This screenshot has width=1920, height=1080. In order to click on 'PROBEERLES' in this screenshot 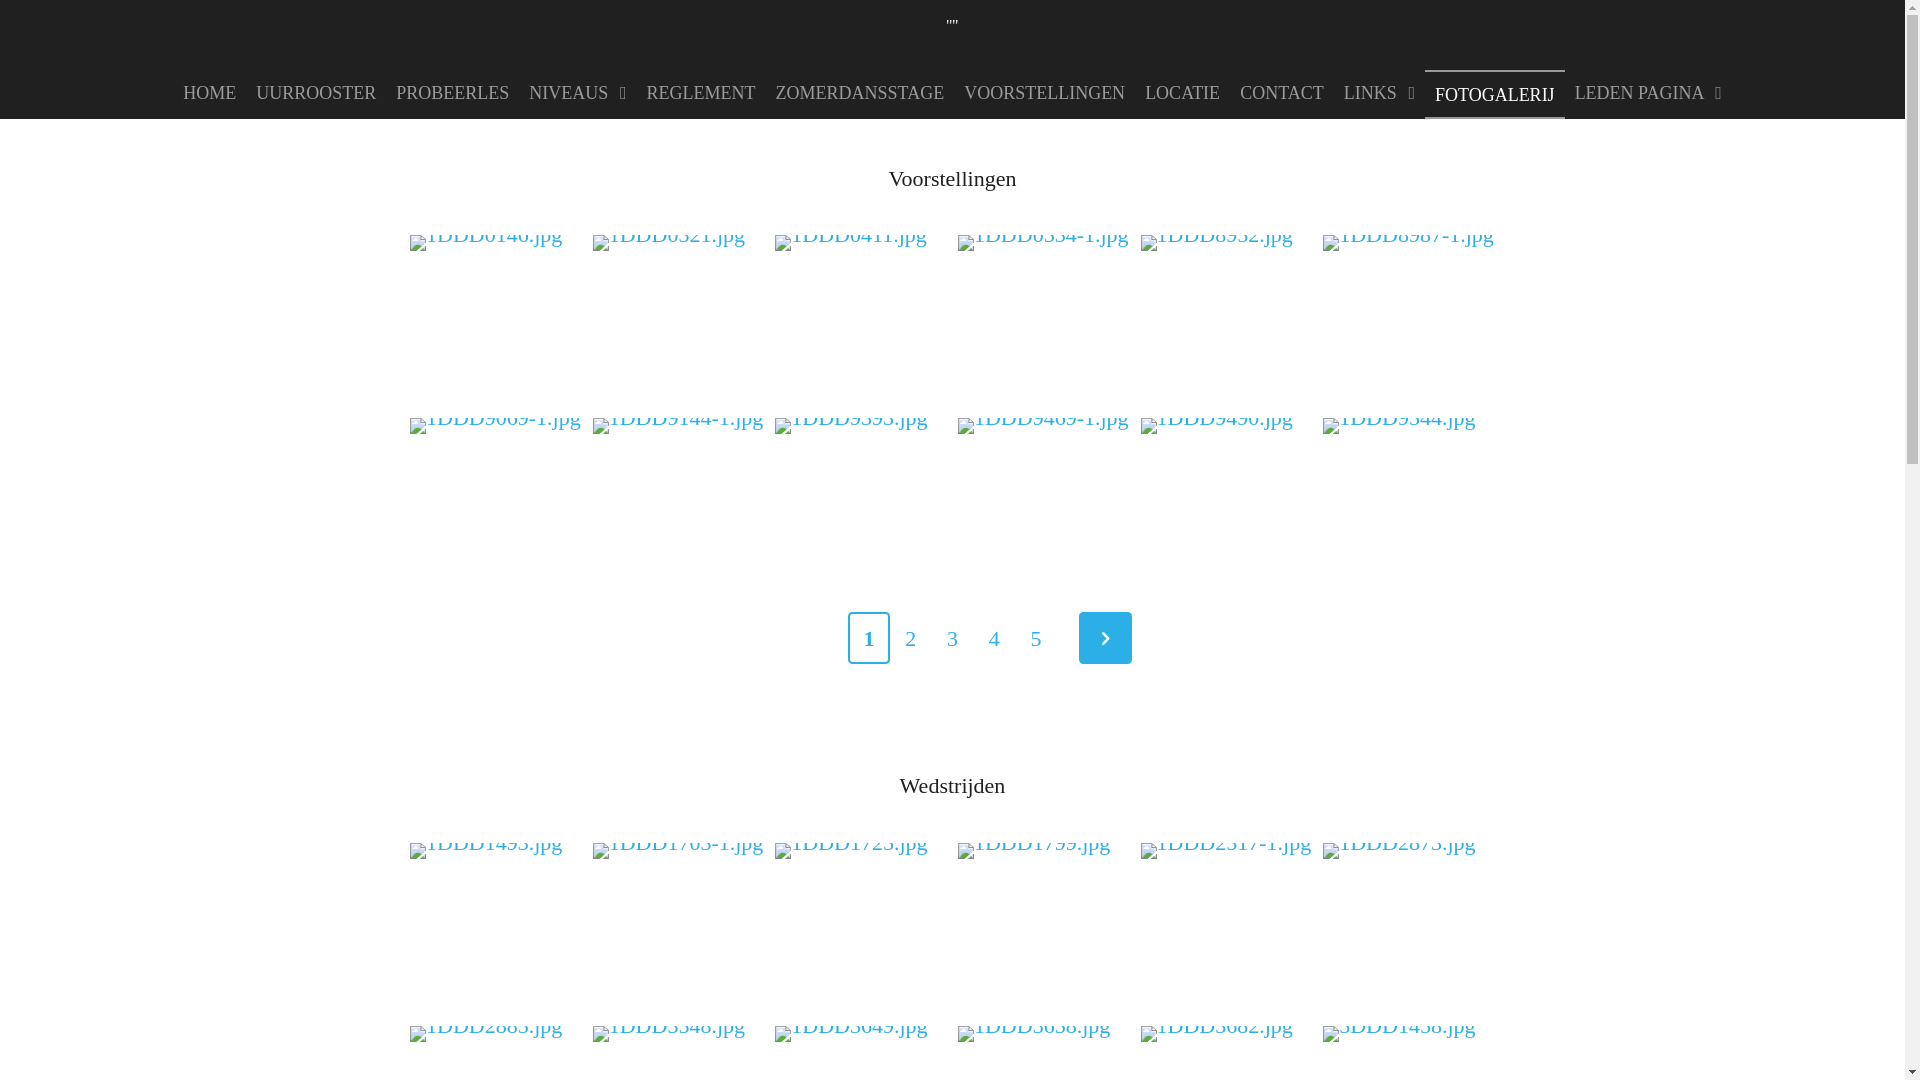, I will do `click(451, 92)`.